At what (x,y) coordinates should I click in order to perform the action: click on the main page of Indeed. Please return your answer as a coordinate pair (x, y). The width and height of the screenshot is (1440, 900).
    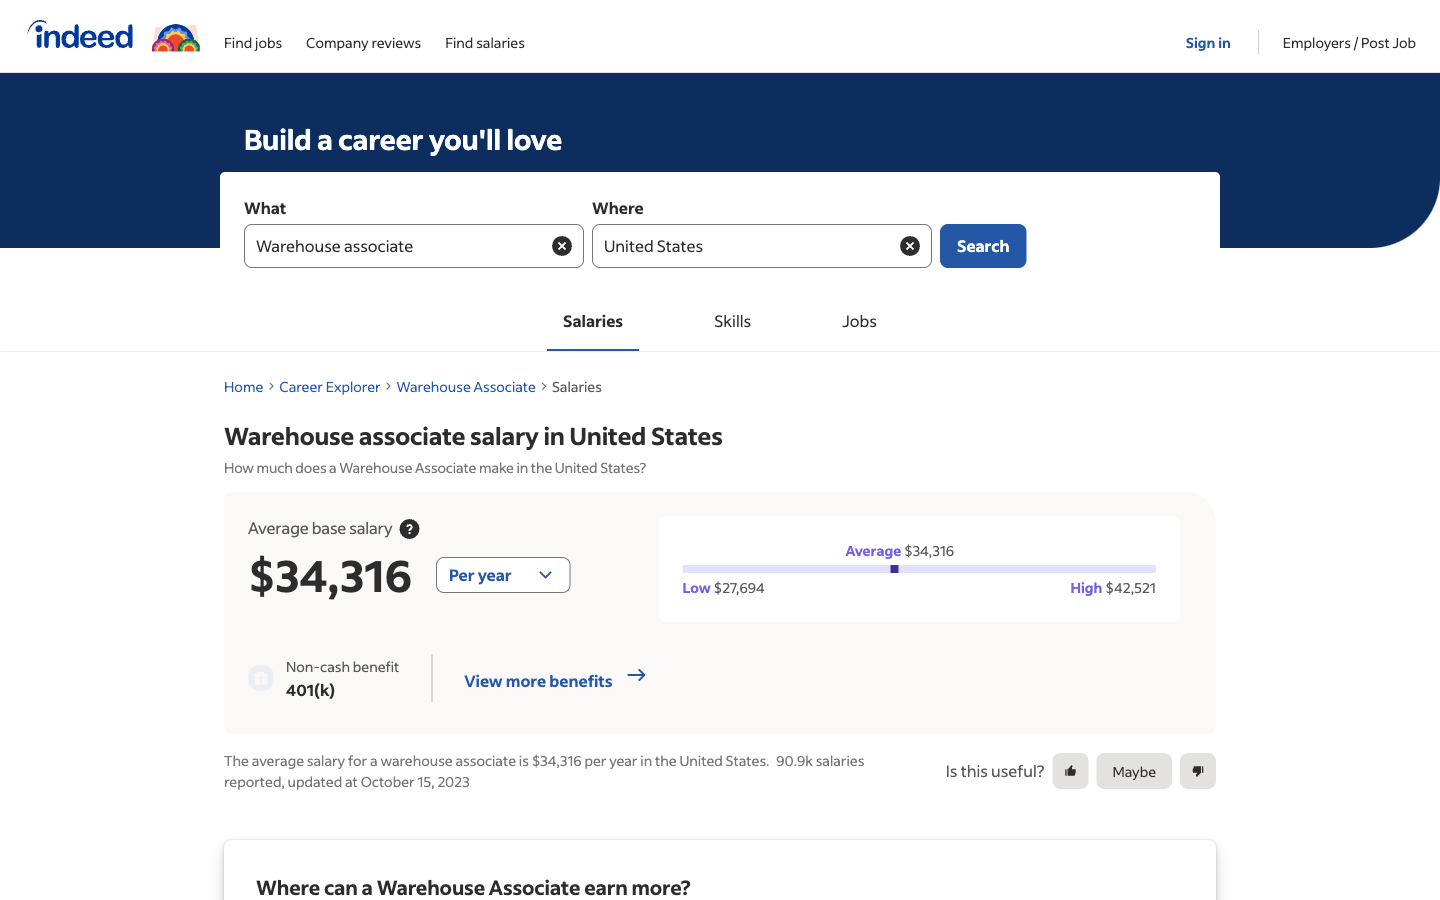
    Looking at the image, I should click on (76, 35).